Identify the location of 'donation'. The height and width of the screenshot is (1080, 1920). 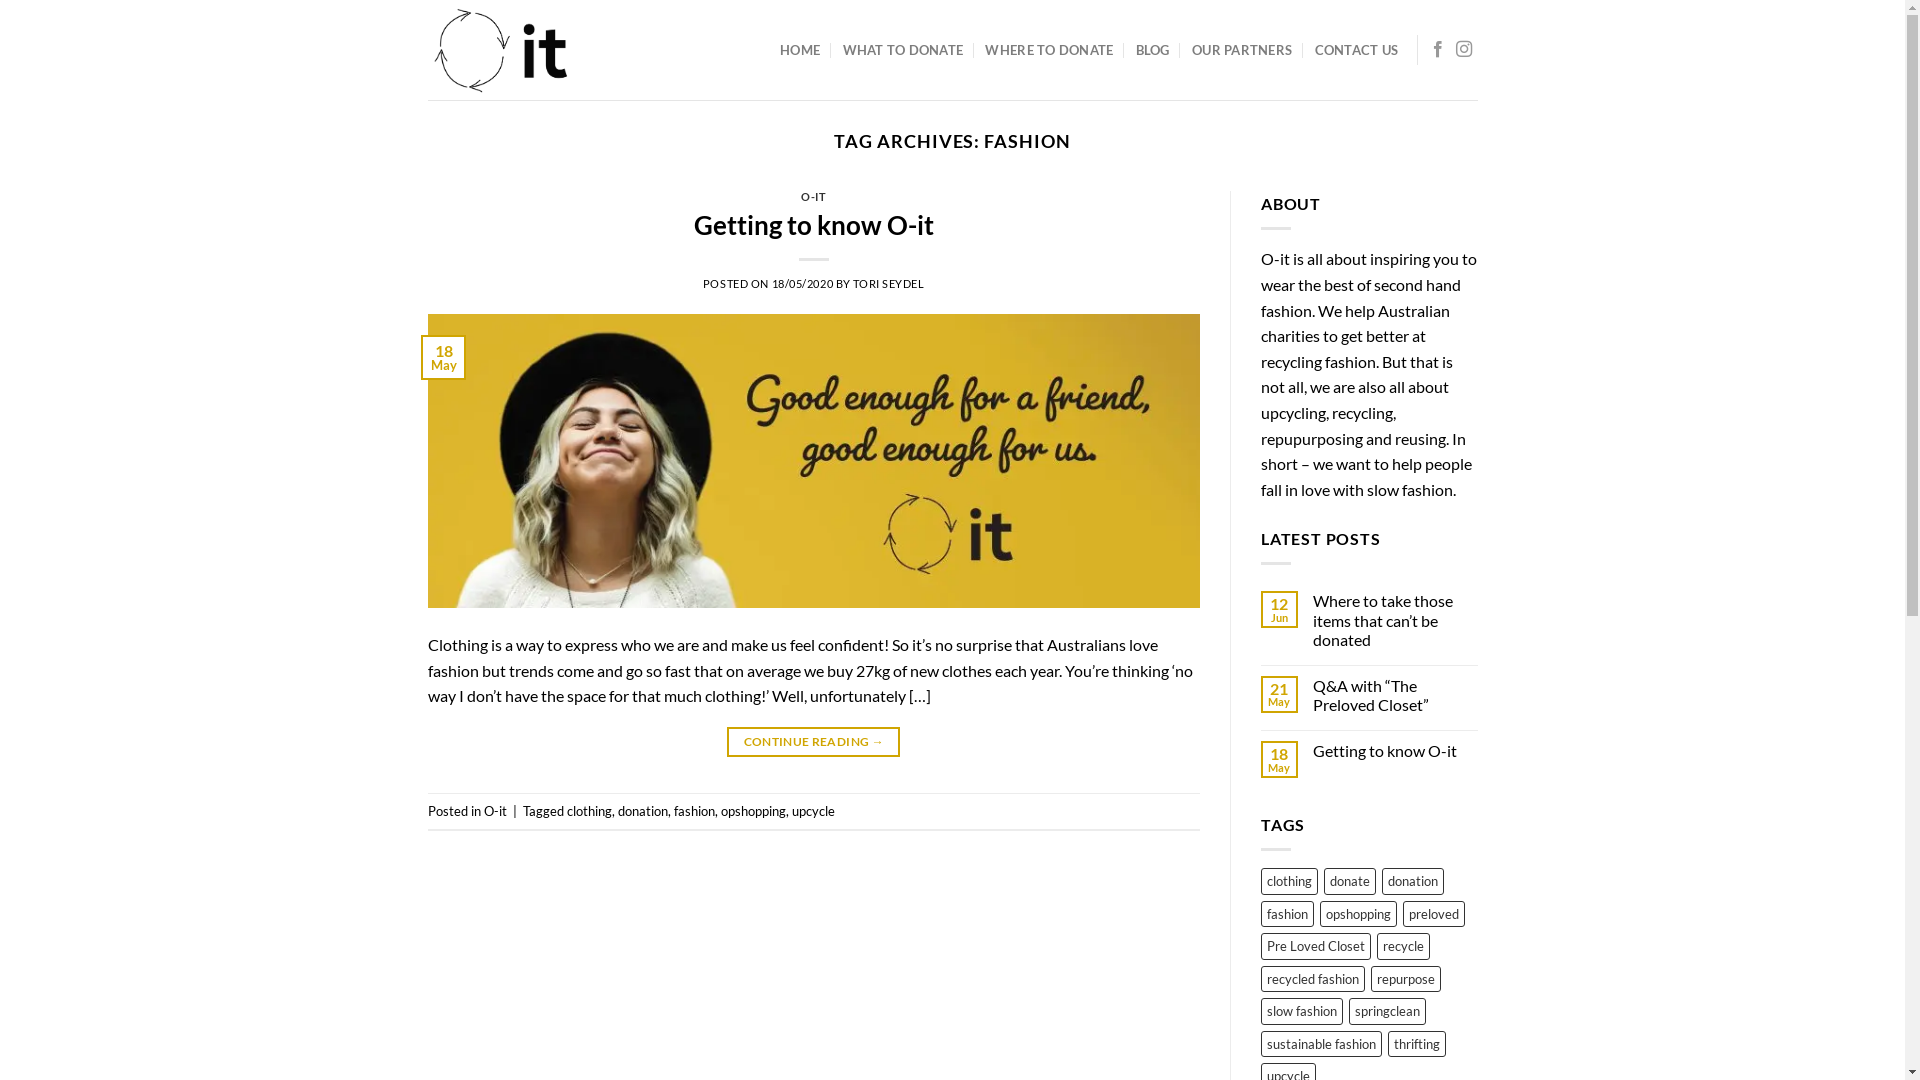
(1381, 879).